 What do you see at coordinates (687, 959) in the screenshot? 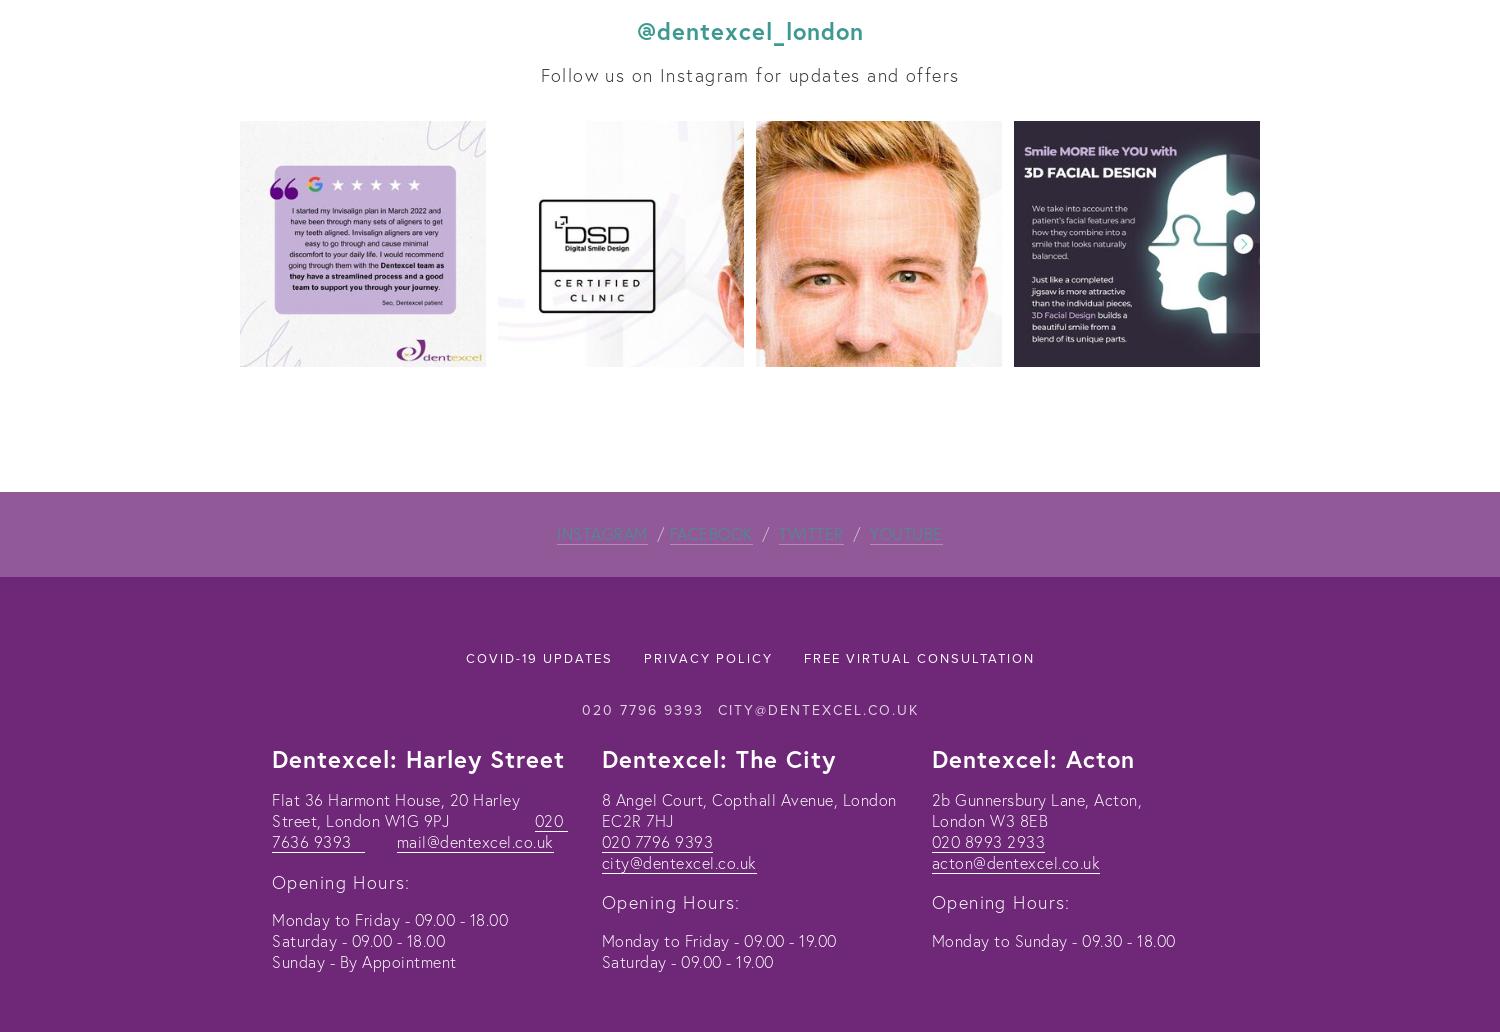
I see `'Saturday - 09.00 - 19.00'` at bounding box center [687, 959].